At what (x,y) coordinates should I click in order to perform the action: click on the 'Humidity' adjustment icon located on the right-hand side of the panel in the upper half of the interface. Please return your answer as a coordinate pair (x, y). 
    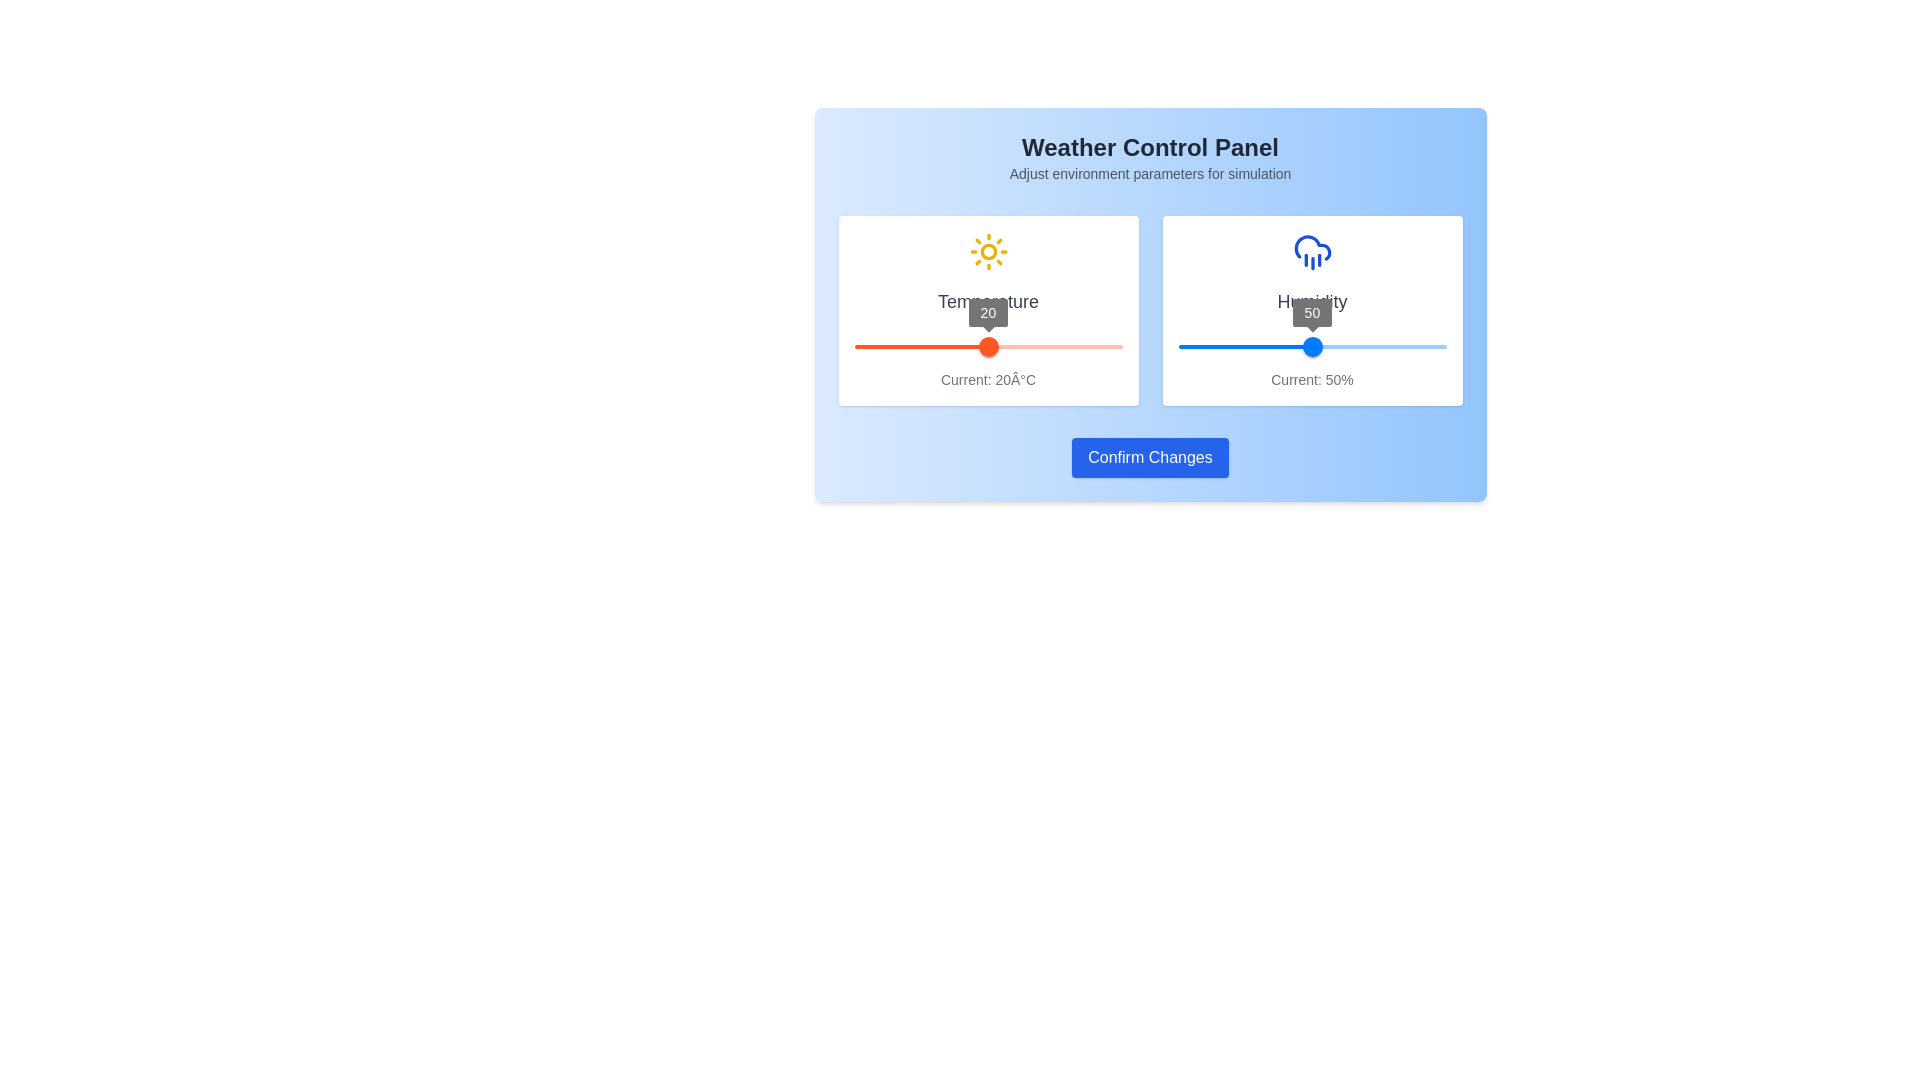
    Looking at the image, I should click on (1312, 247).